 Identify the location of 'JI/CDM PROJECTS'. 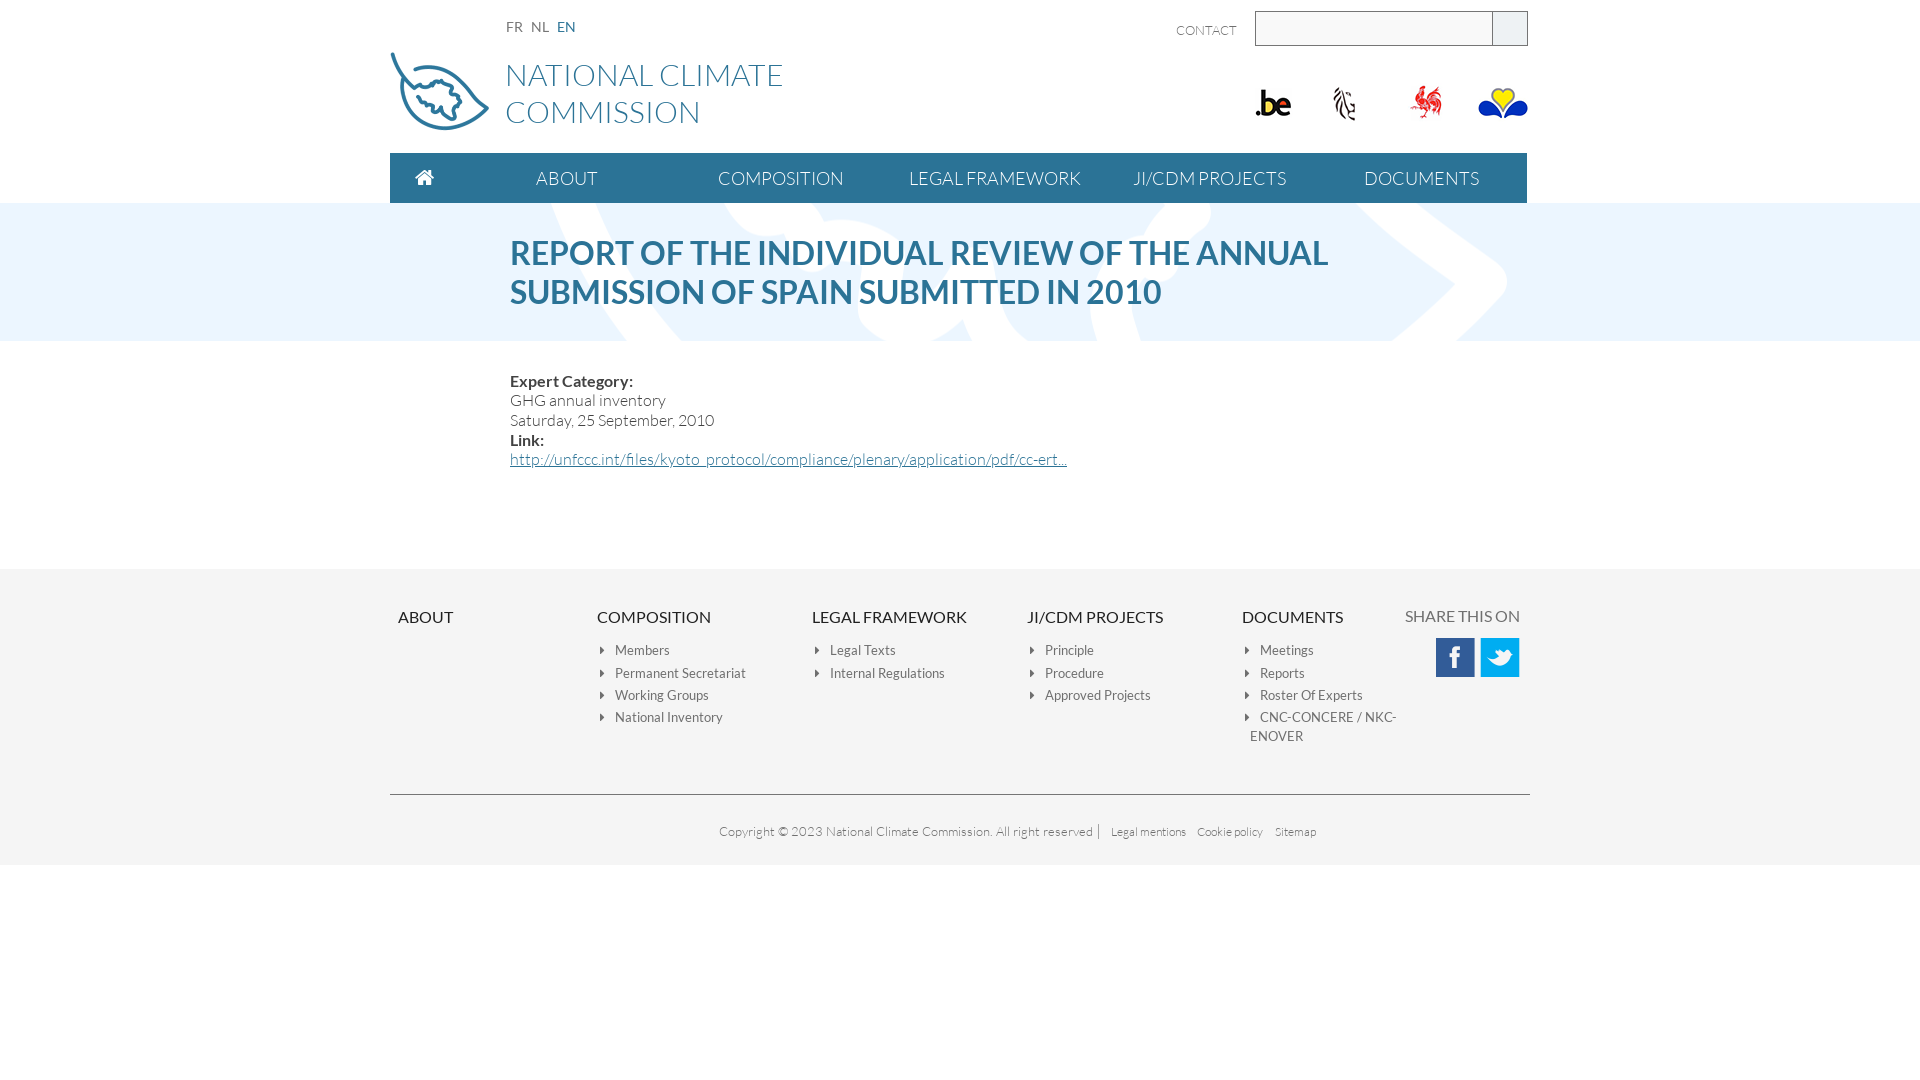
(1093, 615).